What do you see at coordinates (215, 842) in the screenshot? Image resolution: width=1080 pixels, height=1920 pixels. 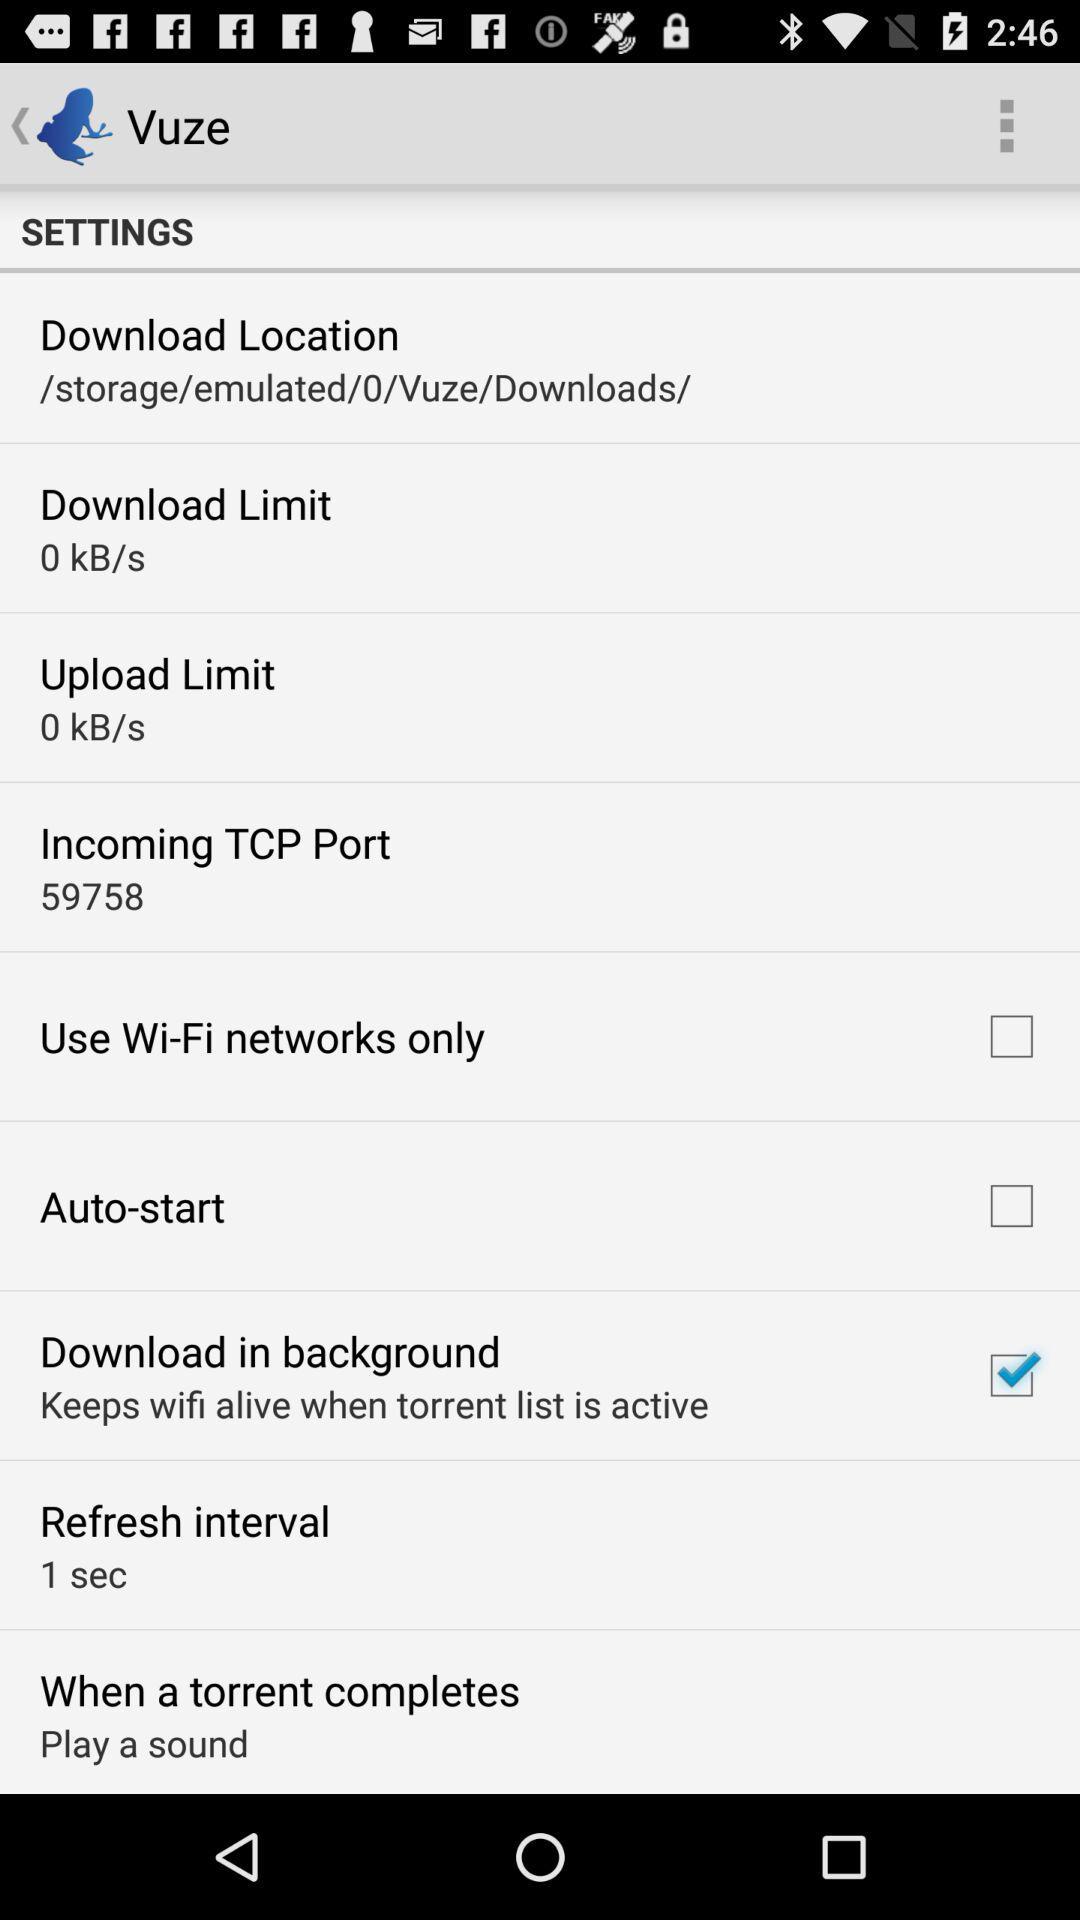 I see `the item below the 0 kb/s` at bounding box center [215, 842].